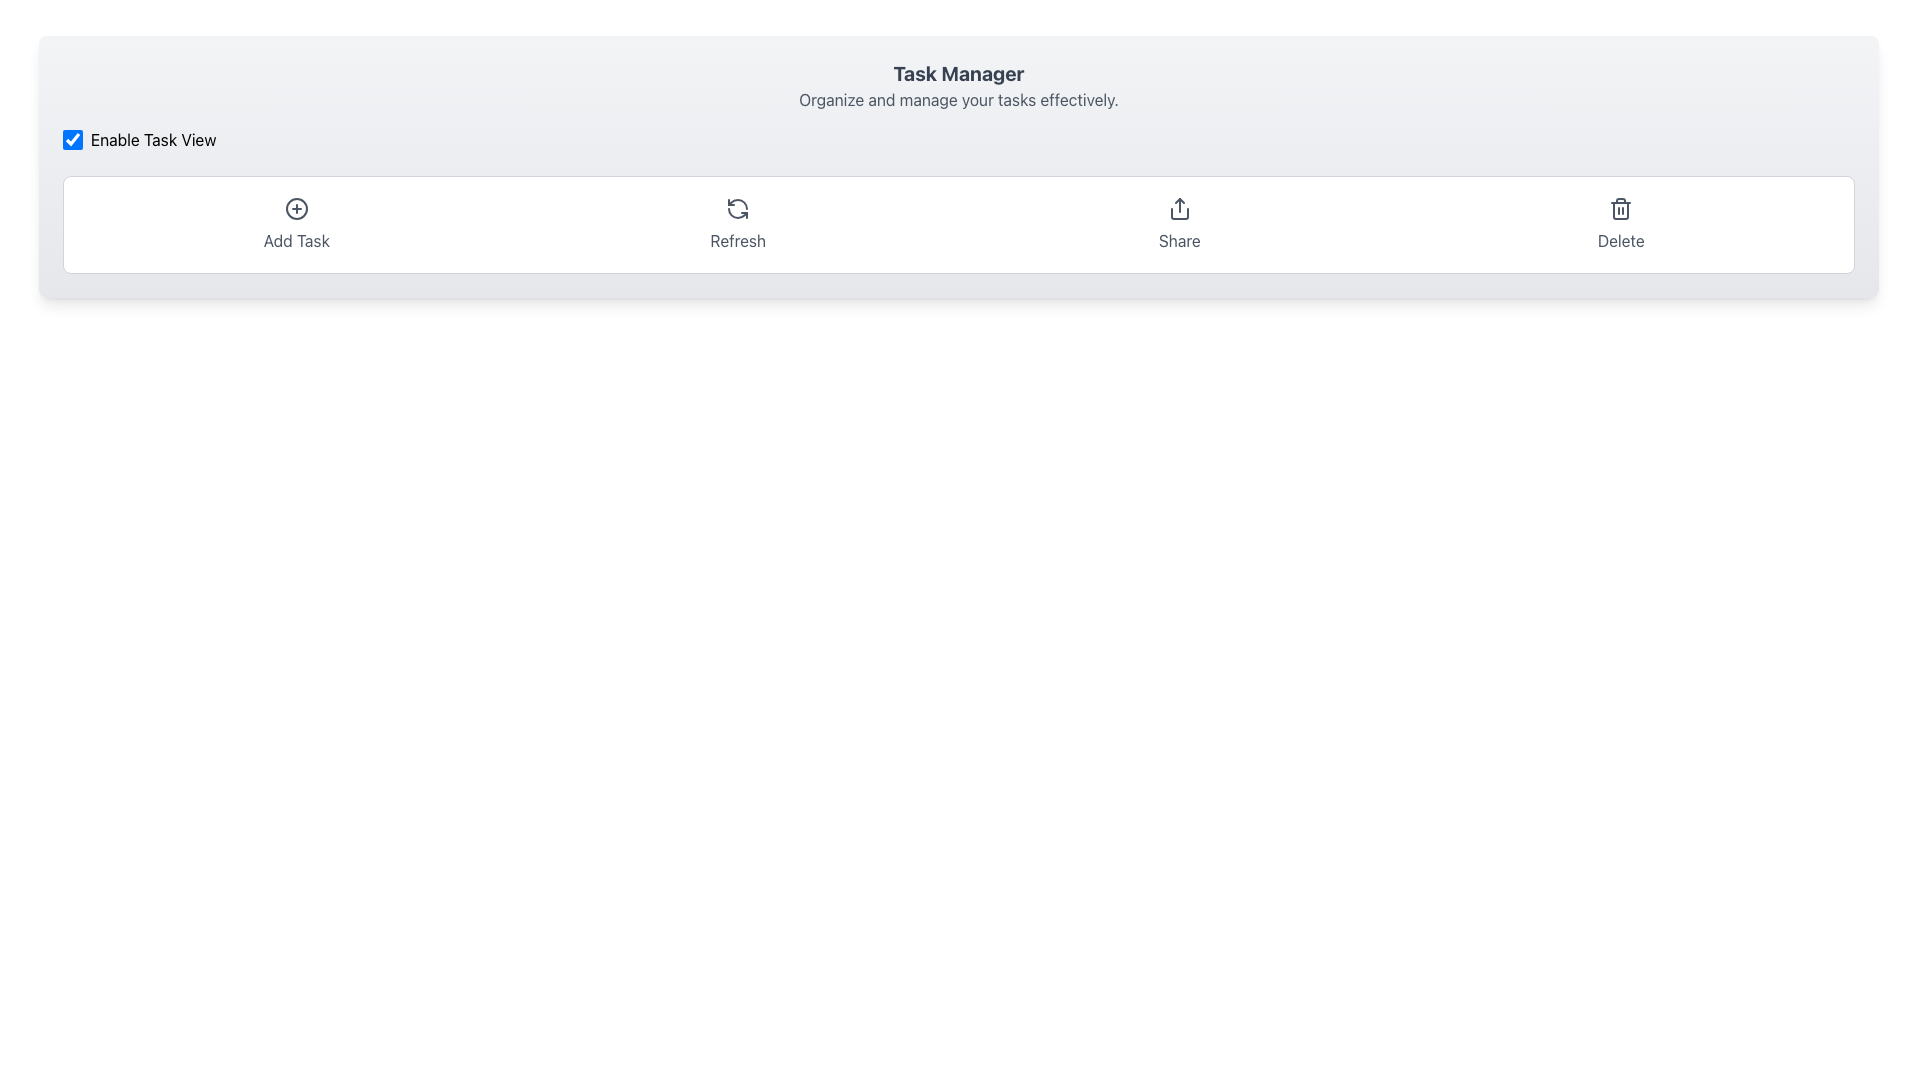 The width and height of the screenshot is (1920, 1080). Describe the element at coordinates (1621, 211) in the screenshot. I see `the red trash can icon button located at the right-most side of the action buttons row` at that location.